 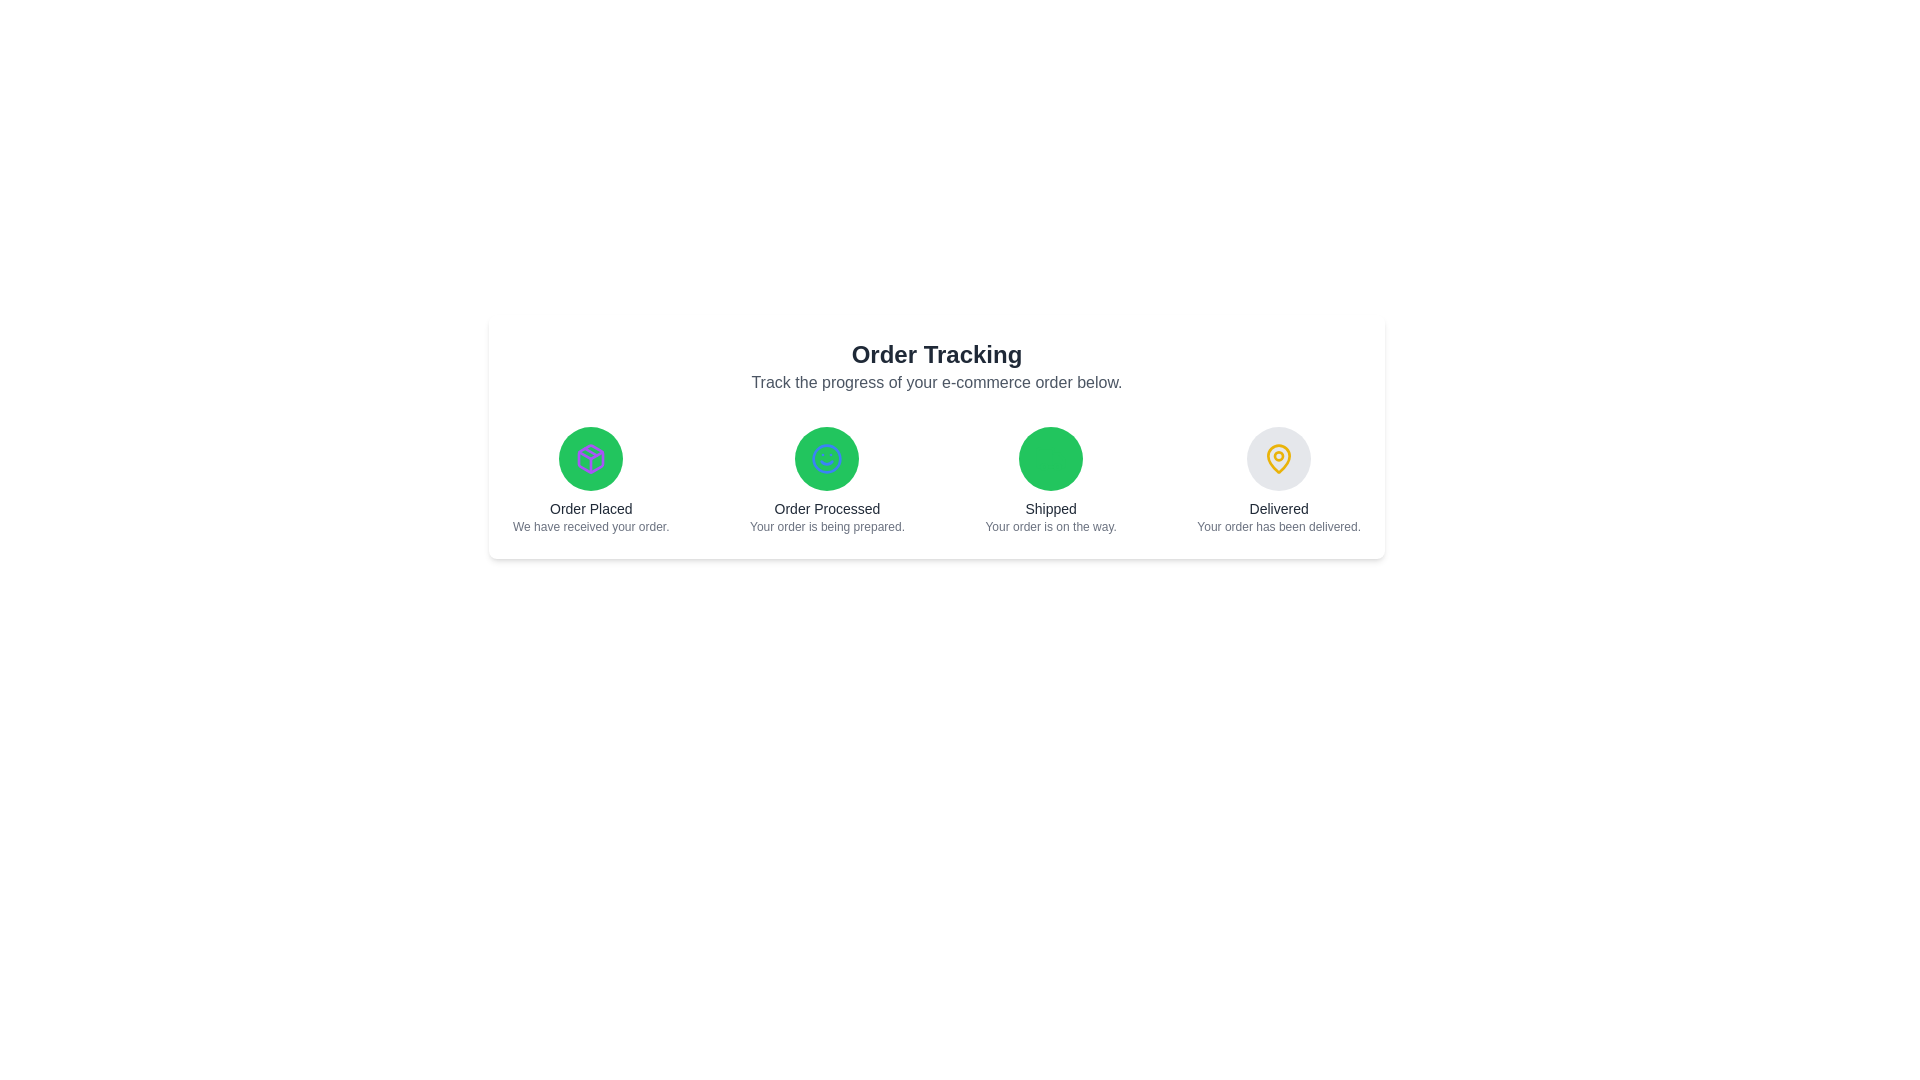 I want to click on text from the informational component with a green circular icon and a blue smiley face, titled 'Order Processed' and containing the message 'Your order is being prepared.', so click(x=827, y=481).